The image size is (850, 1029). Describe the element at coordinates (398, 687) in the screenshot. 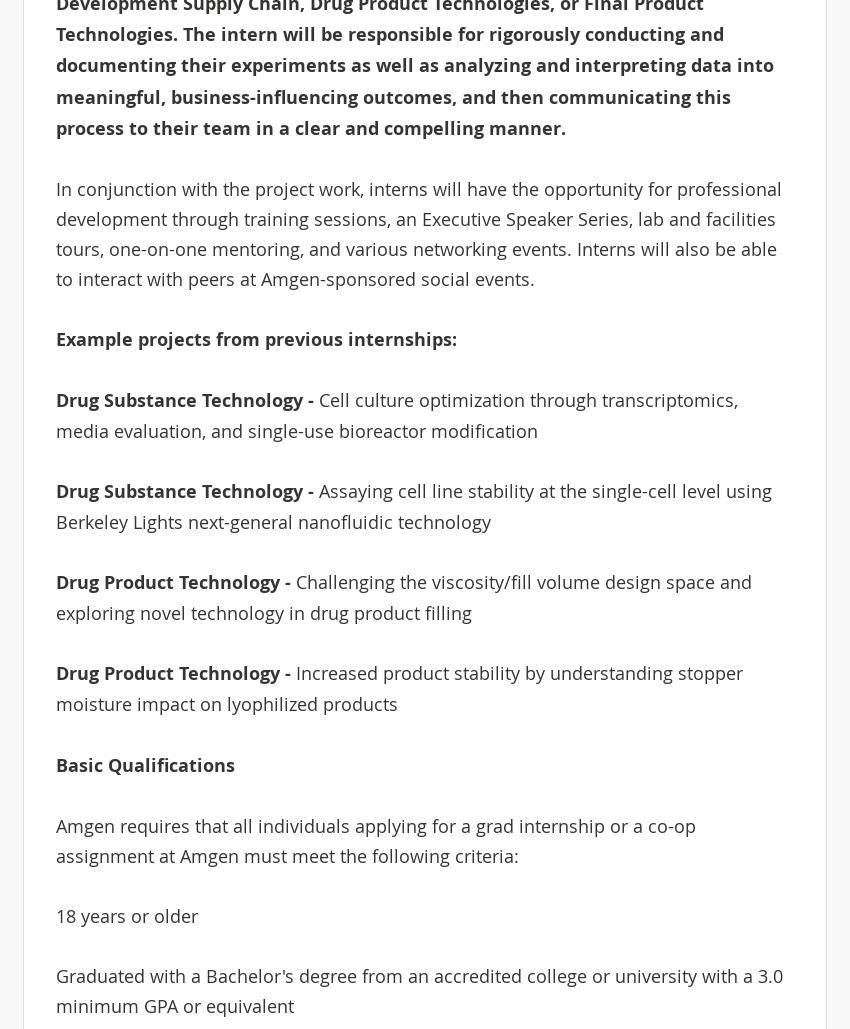

I see `'Increased product stability by understanding stopper moisture impact on lyophilized products'` at that location.